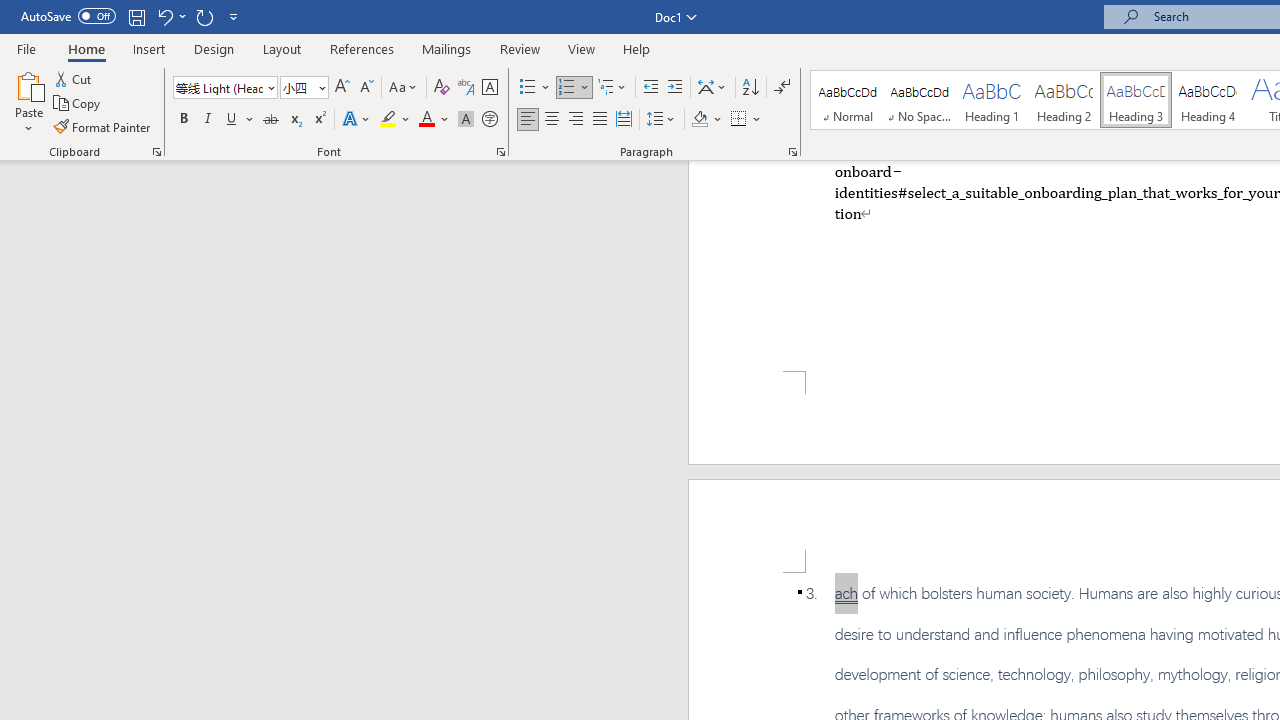 This screenshot has height=720, width=1280. I want to click on 'Font Color Automatic', so click(425, 119).